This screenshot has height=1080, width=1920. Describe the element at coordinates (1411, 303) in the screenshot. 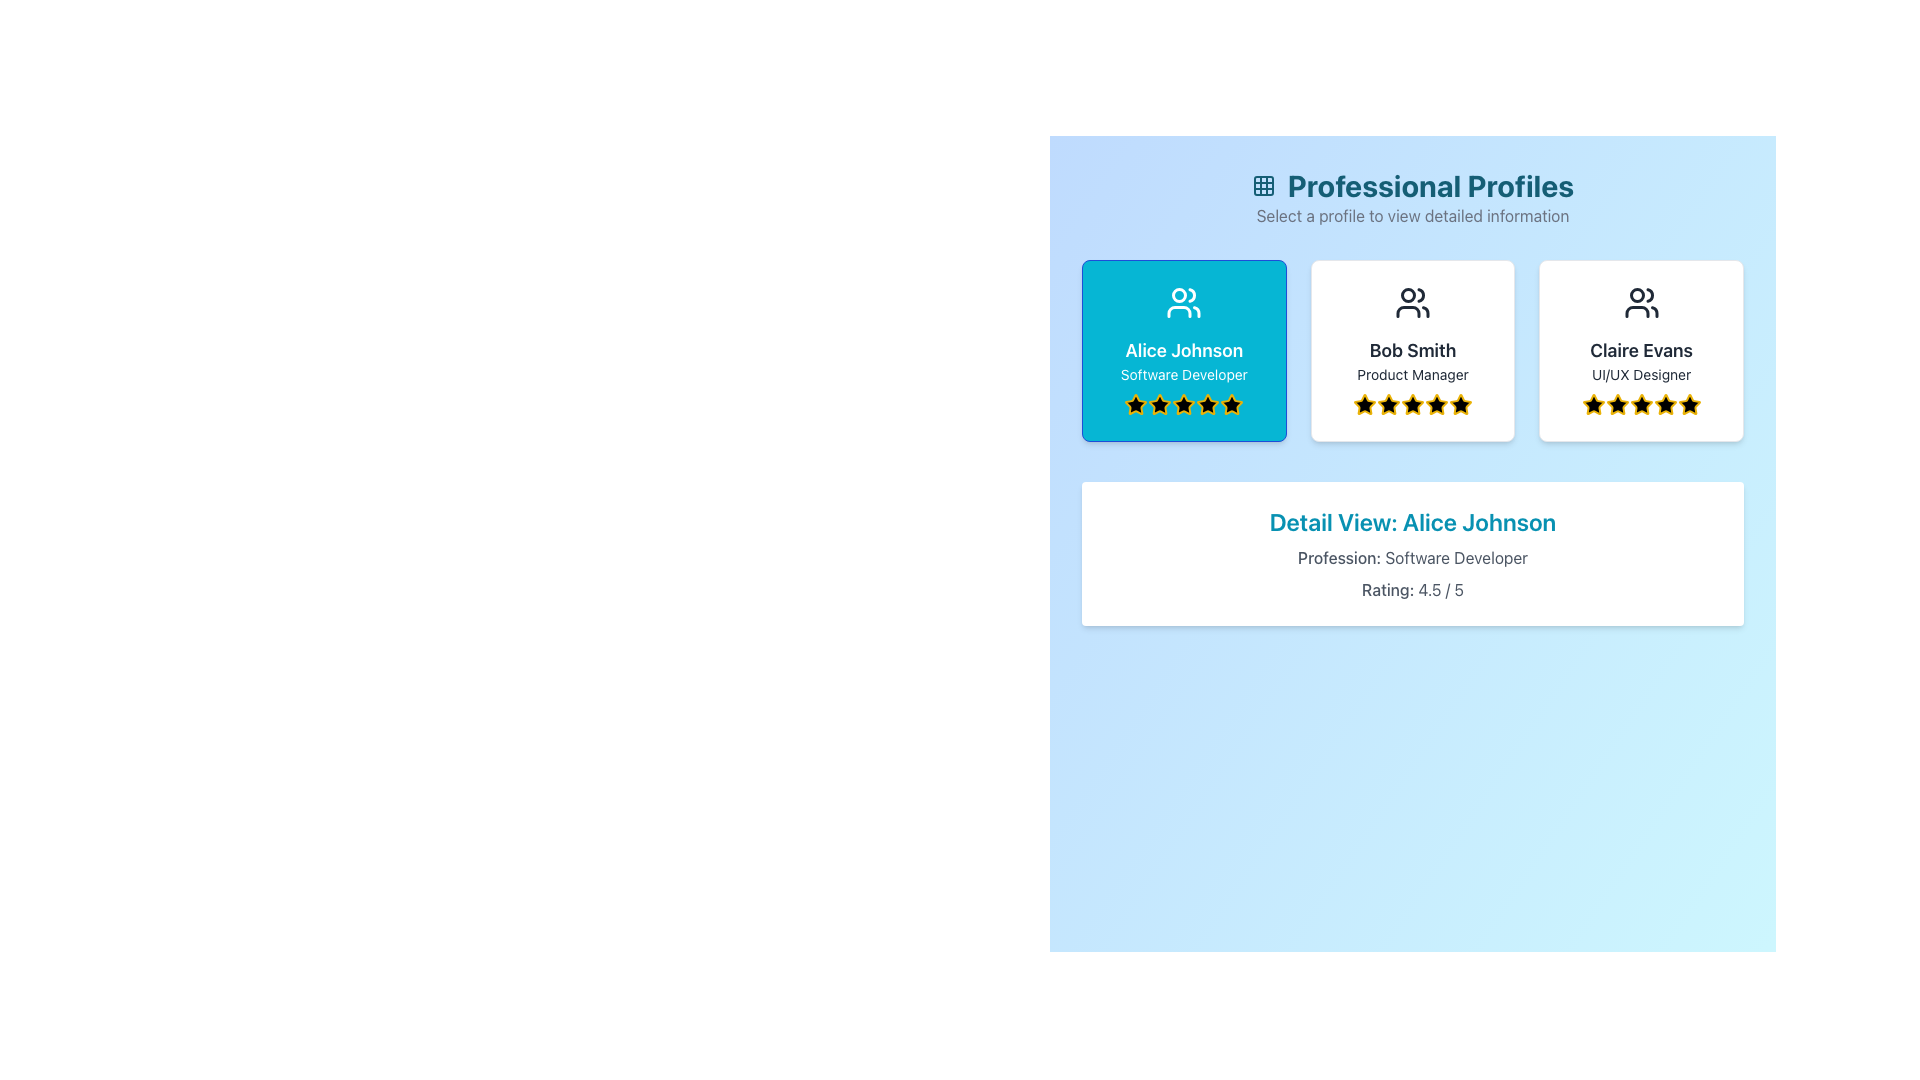

I see `the user icon representing Bob Smith, which is centered within the card labeled 'Bob Smith Product Manager'` at that location.